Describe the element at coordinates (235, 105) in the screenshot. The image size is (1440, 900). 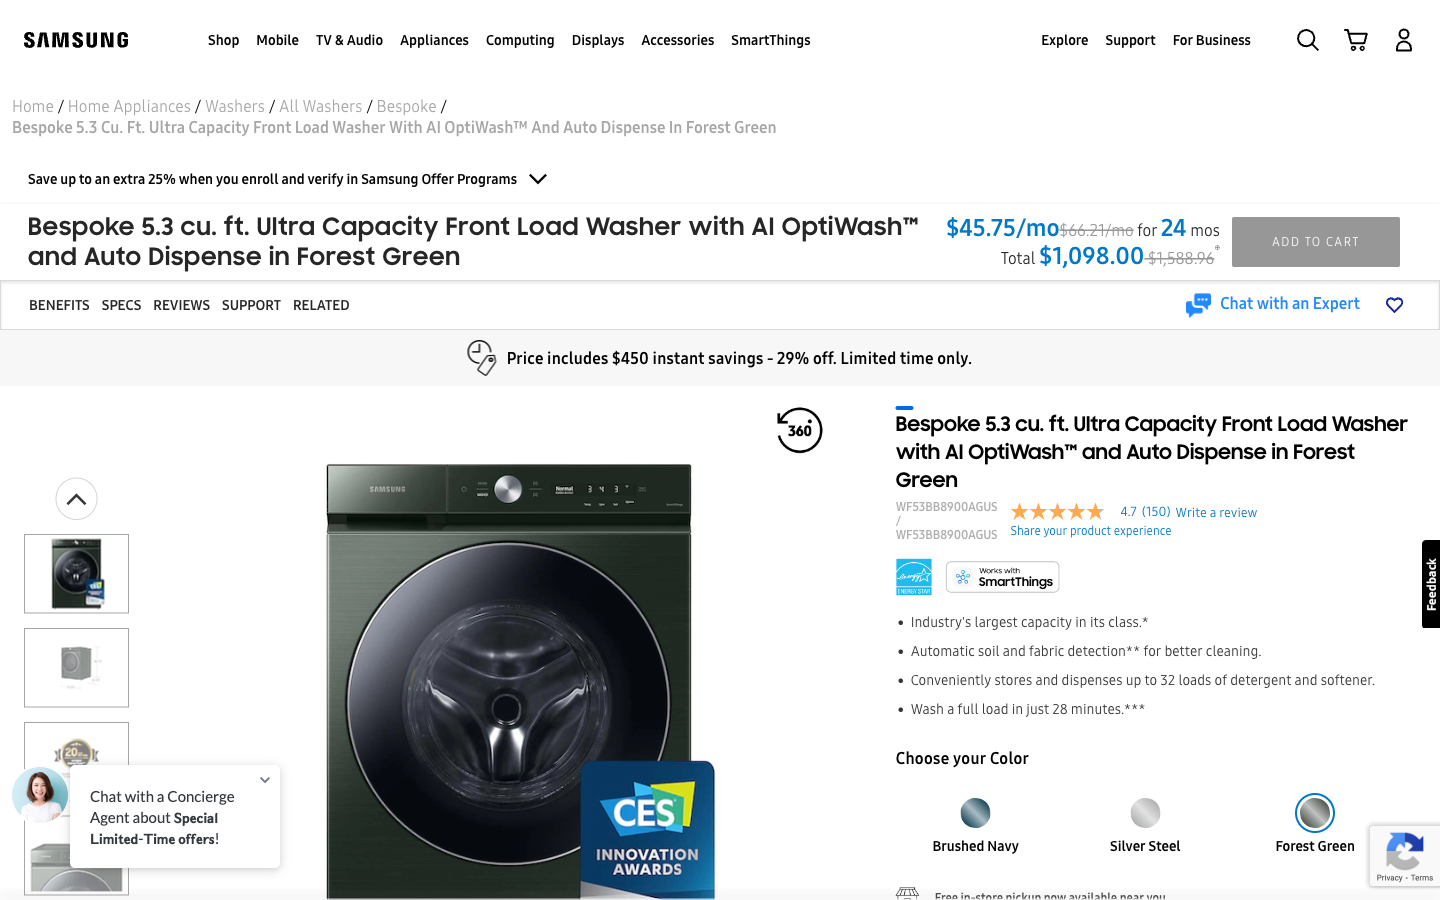
I see `Return two pages to browse all the washers` at that location.